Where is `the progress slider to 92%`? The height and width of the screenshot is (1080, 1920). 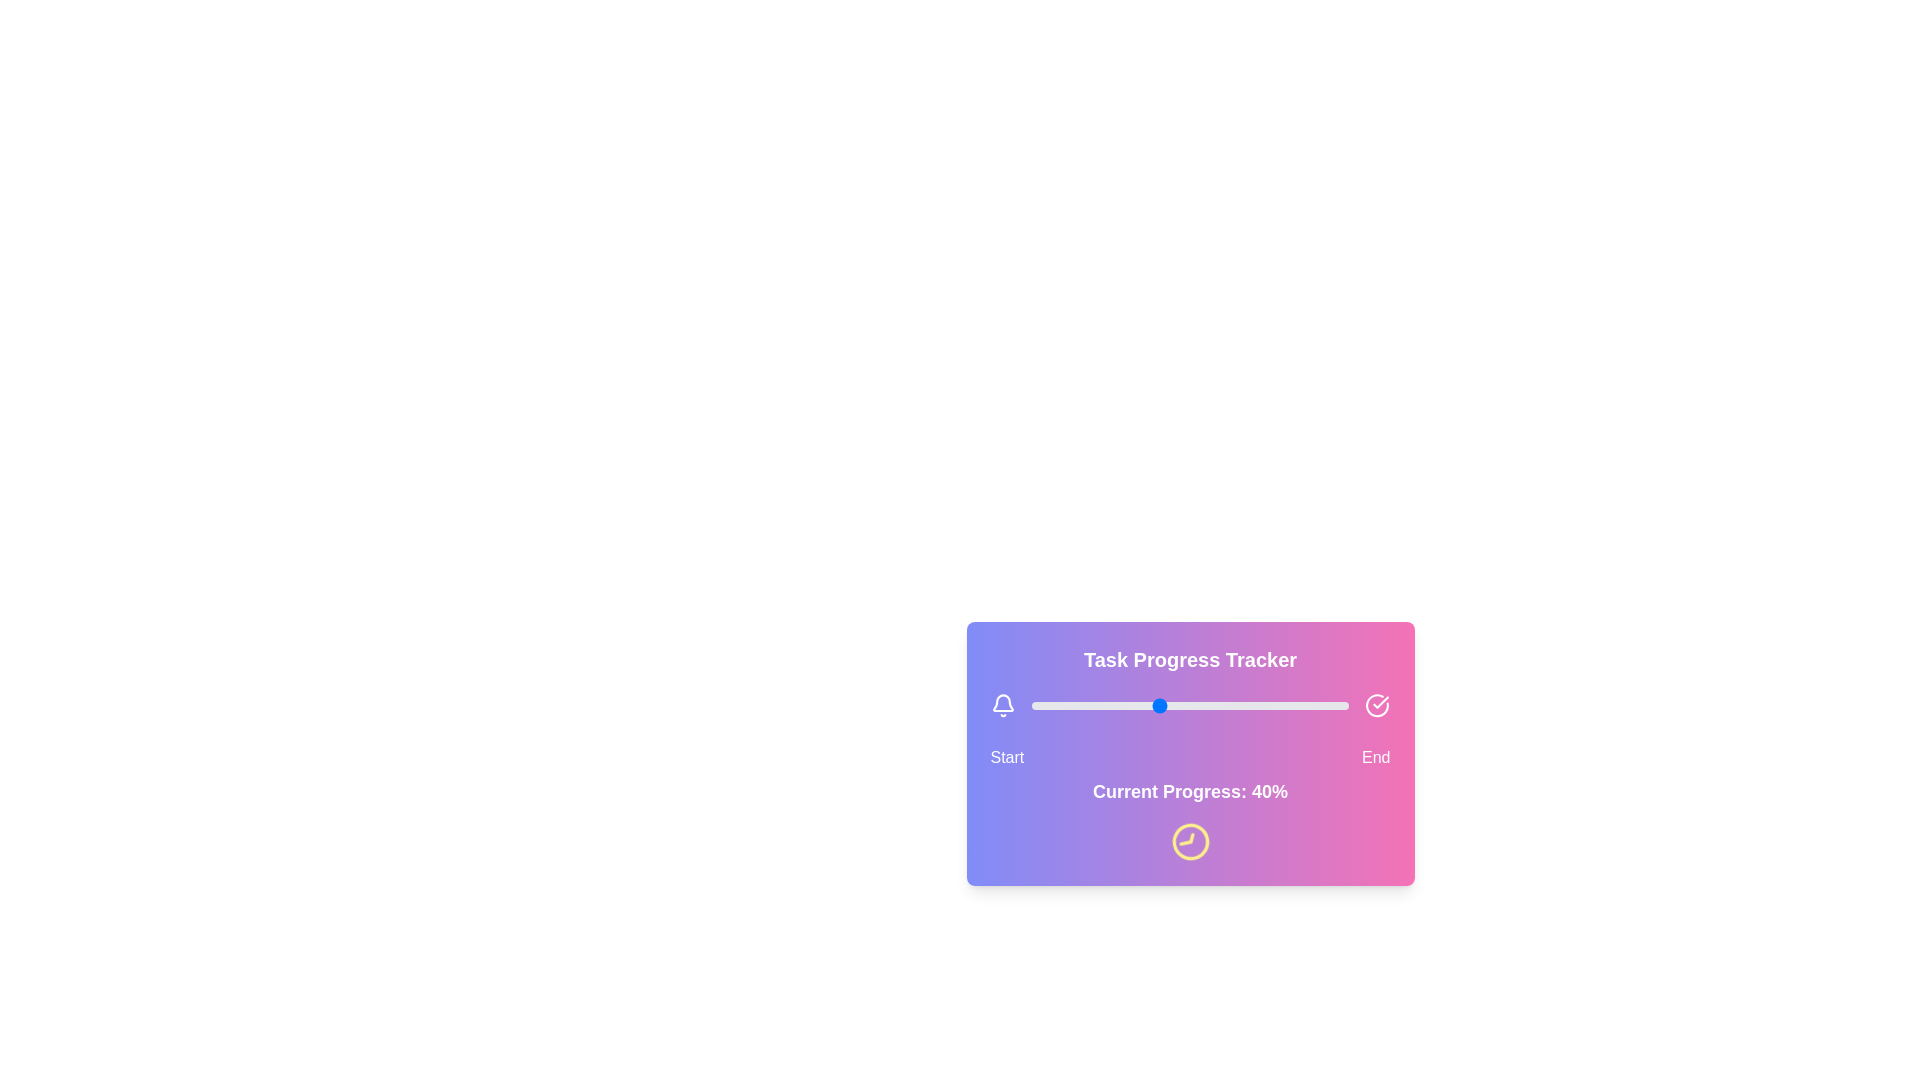 the progress slider to 92% is located at coordinates (1323, 704).